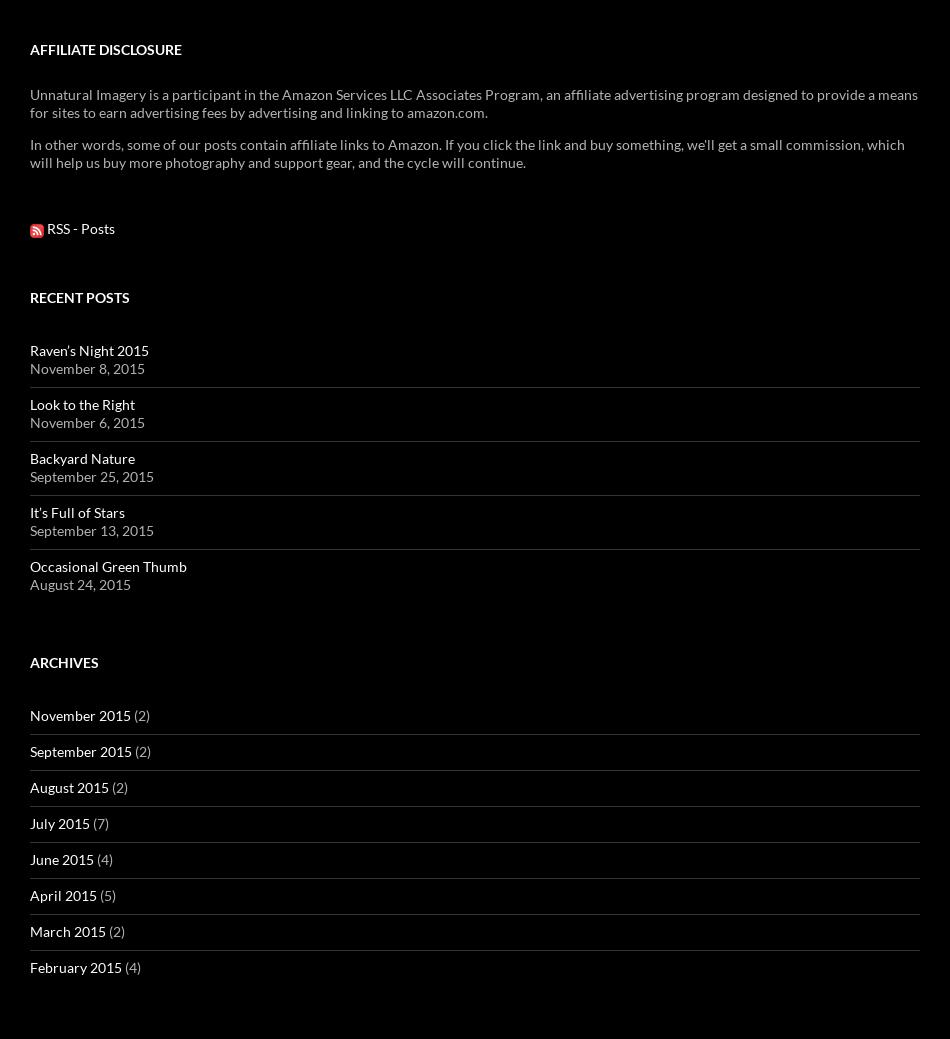 The height and width of the screenshot is (1039, 950). Describe the element at coordinates (293, 766) in the screenshot. I see `'Langdon Tactical'` at that location.